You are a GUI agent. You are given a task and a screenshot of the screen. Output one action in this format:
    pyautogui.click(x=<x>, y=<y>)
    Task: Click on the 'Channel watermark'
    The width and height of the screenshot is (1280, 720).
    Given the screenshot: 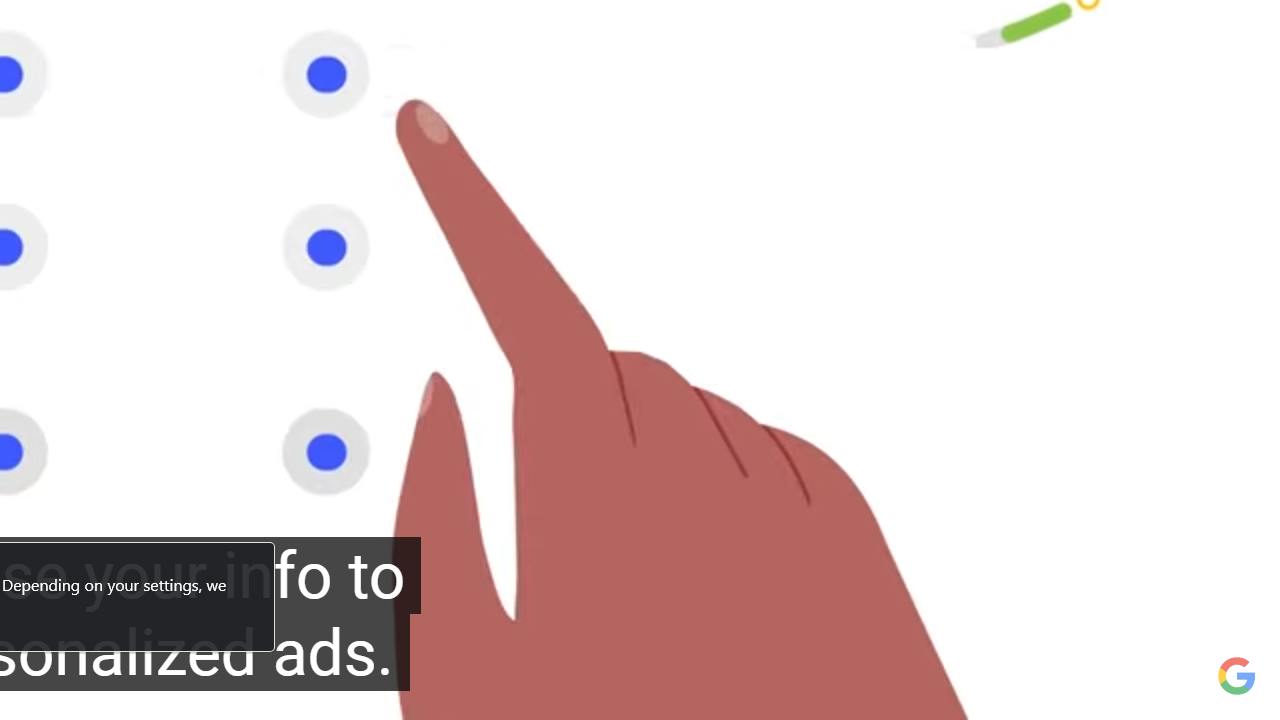 What is the action you would take?
    pyautogui.click(x=1236, y=675)
    